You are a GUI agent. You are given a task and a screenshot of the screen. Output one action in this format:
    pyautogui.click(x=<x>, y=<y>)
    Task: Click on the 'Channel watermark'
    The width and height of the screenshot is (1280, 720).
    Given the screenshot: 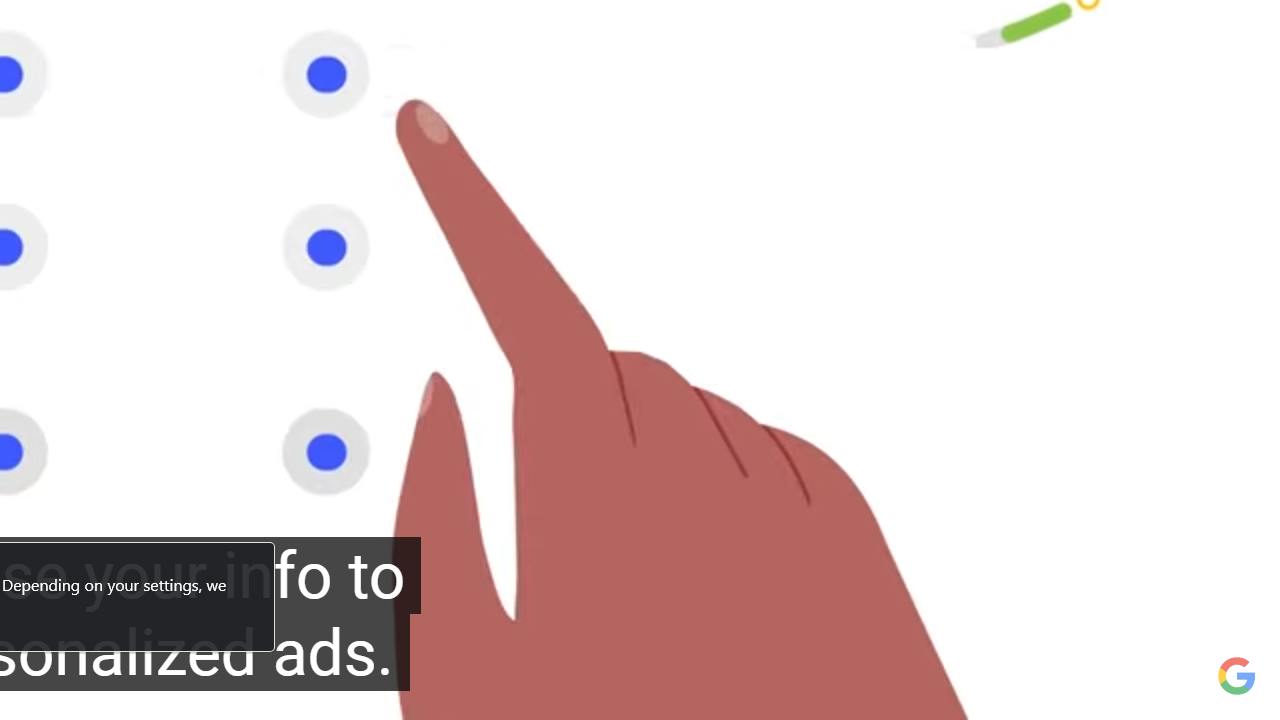 What is the action you would take?
    pyautogui.click(x=1236, y=675)
    